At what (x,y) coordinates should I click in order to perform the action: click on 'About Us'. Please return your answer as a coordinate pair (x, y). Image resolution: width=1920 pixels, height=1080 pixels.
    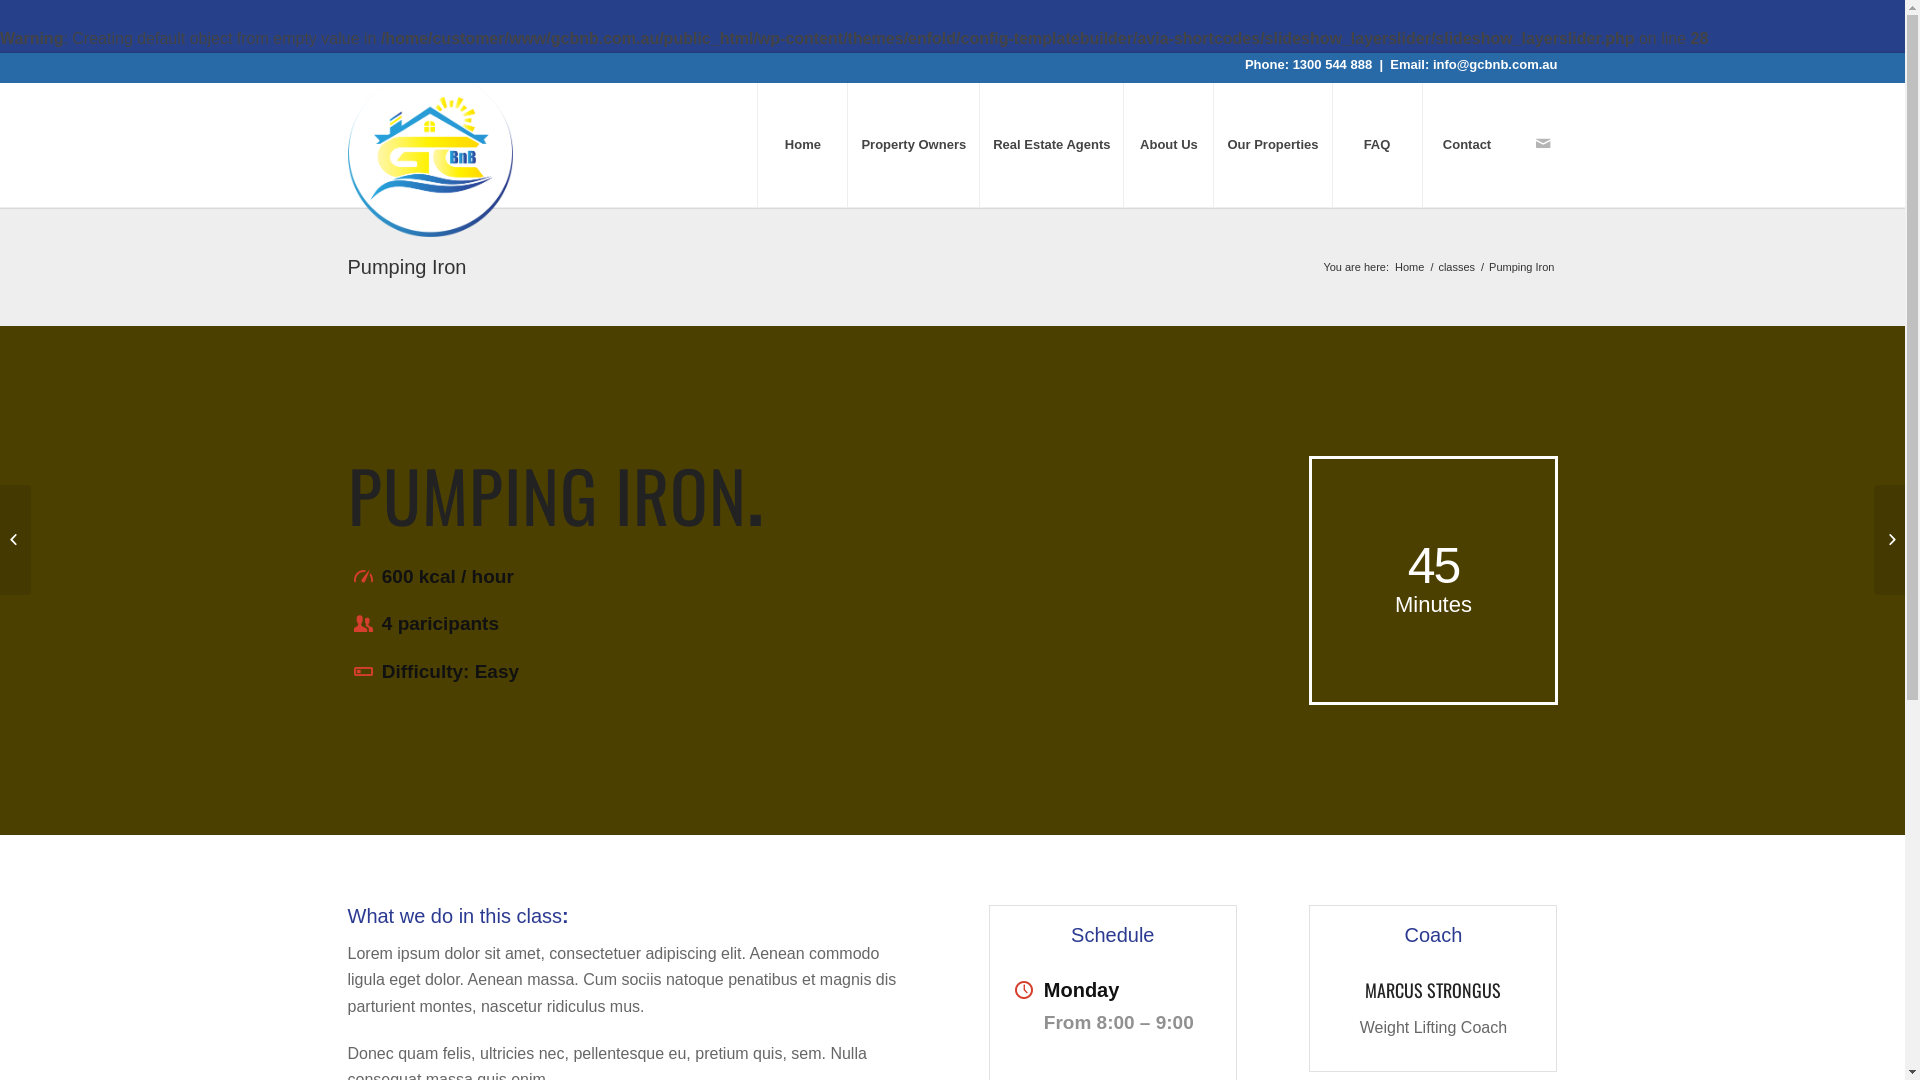
    Looking at the image, I should click on (1123, 143).